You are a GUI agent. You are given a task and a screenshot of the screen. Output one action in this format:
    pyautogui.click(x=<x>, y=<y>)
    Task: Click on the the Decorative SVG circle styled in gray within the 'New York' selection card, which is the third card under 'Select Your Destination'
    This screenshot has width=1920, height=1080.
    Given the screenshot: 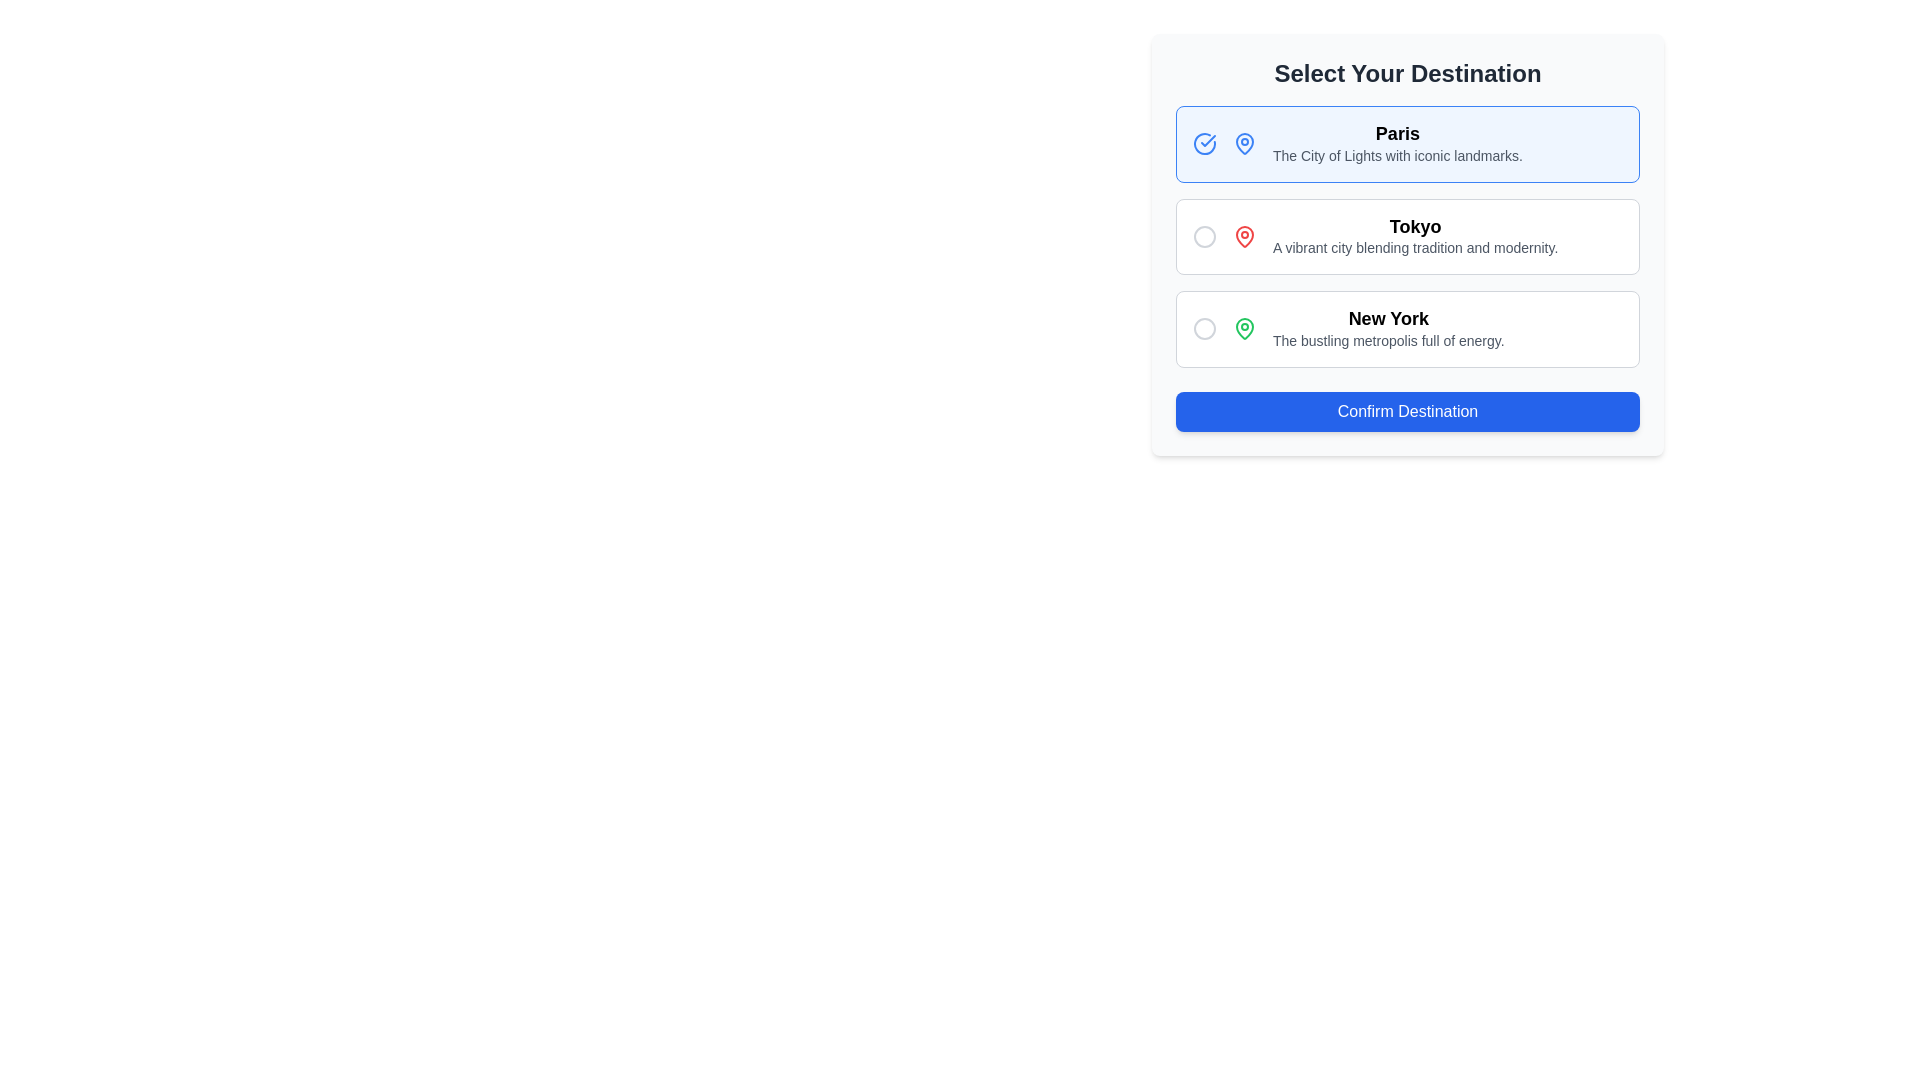 What is the action you would take?
    pyautogui.click(x=1203, y=327)
    